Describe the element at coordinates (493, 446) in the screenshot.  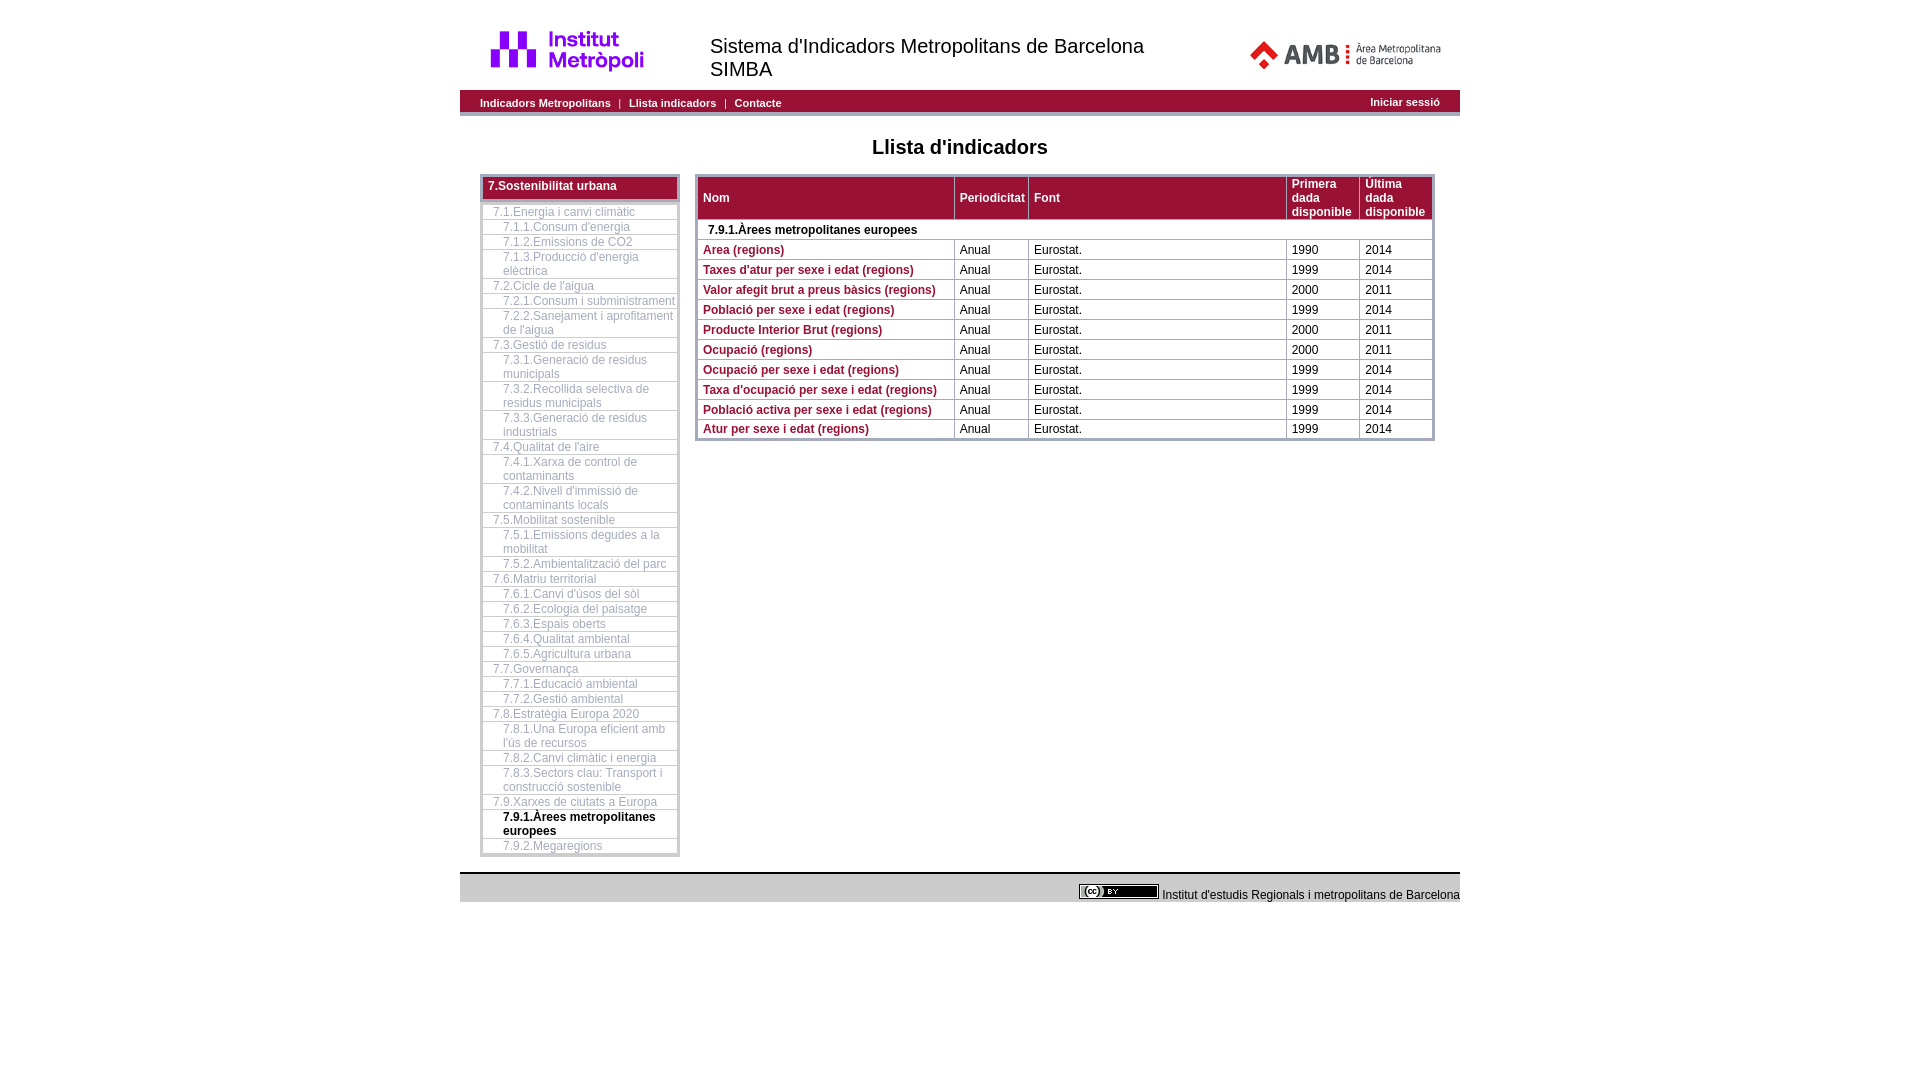
I see `'7.4.Qualitat de l'aire'` at that location.